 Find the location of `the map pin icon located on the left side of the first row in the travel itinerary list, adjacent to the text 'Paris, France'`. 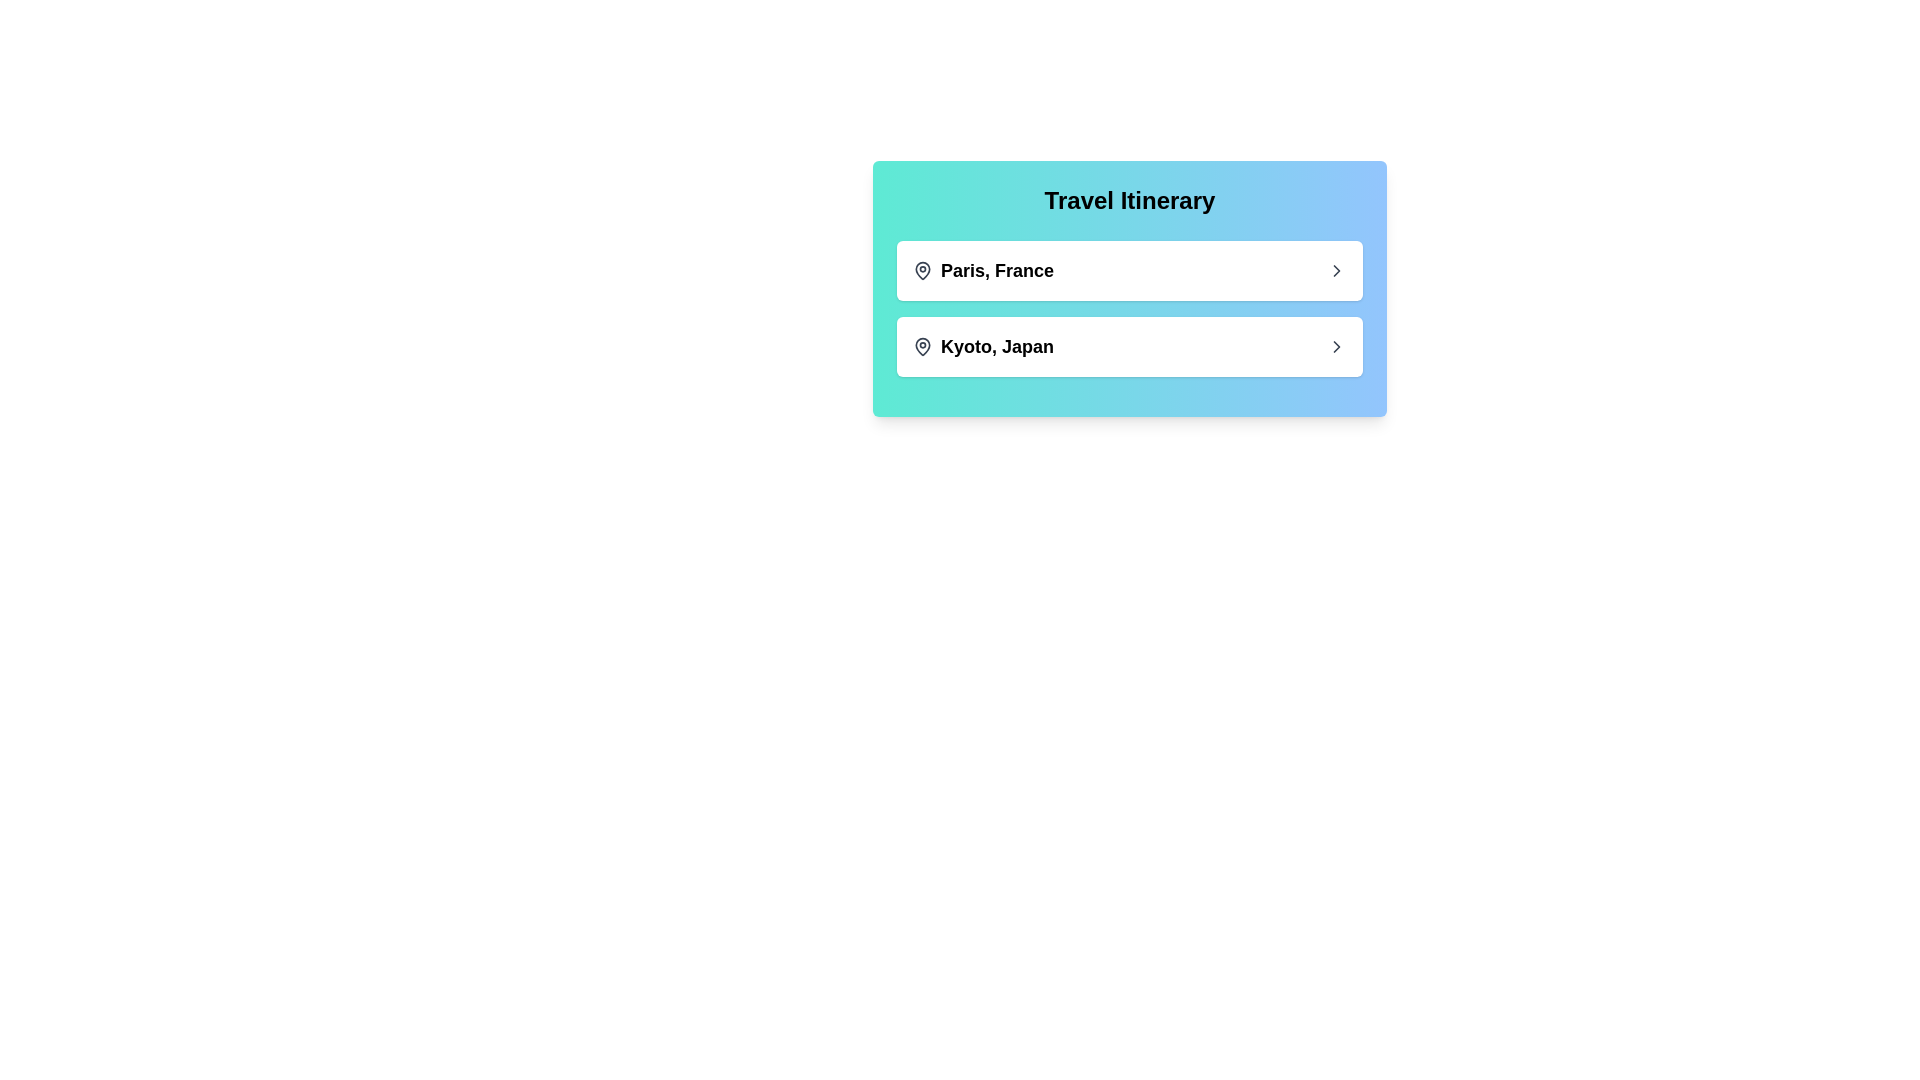

the map pin icon located on the left side of the first row in the travel itinerary list, adjacent to the text 'Paris, France' is located at coordinates (921, 270).